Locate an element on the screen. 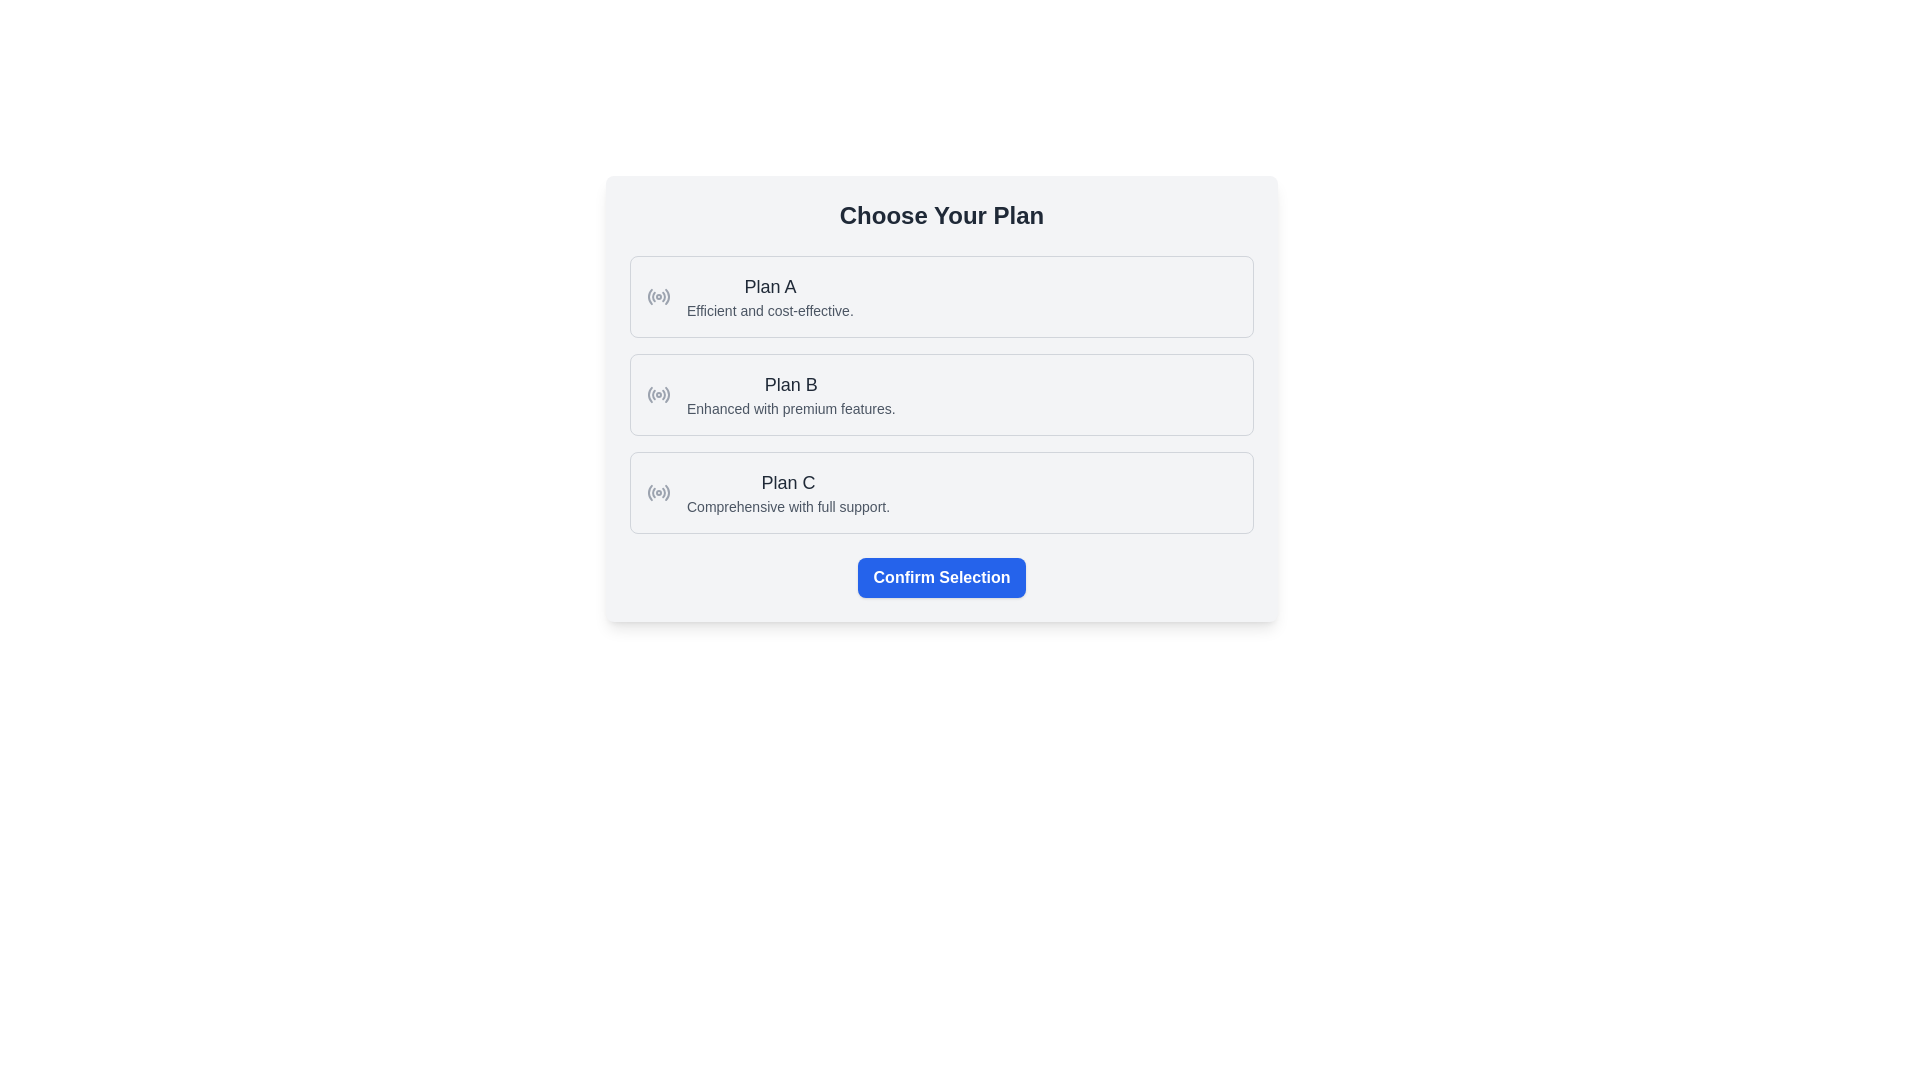 This screenshot has height=1080, width=1920. the radio button icon representing the 'Plan B' option, located to the left of the text 'Plan B - Enhanced with premium features' is located at coordinates (658, 394).